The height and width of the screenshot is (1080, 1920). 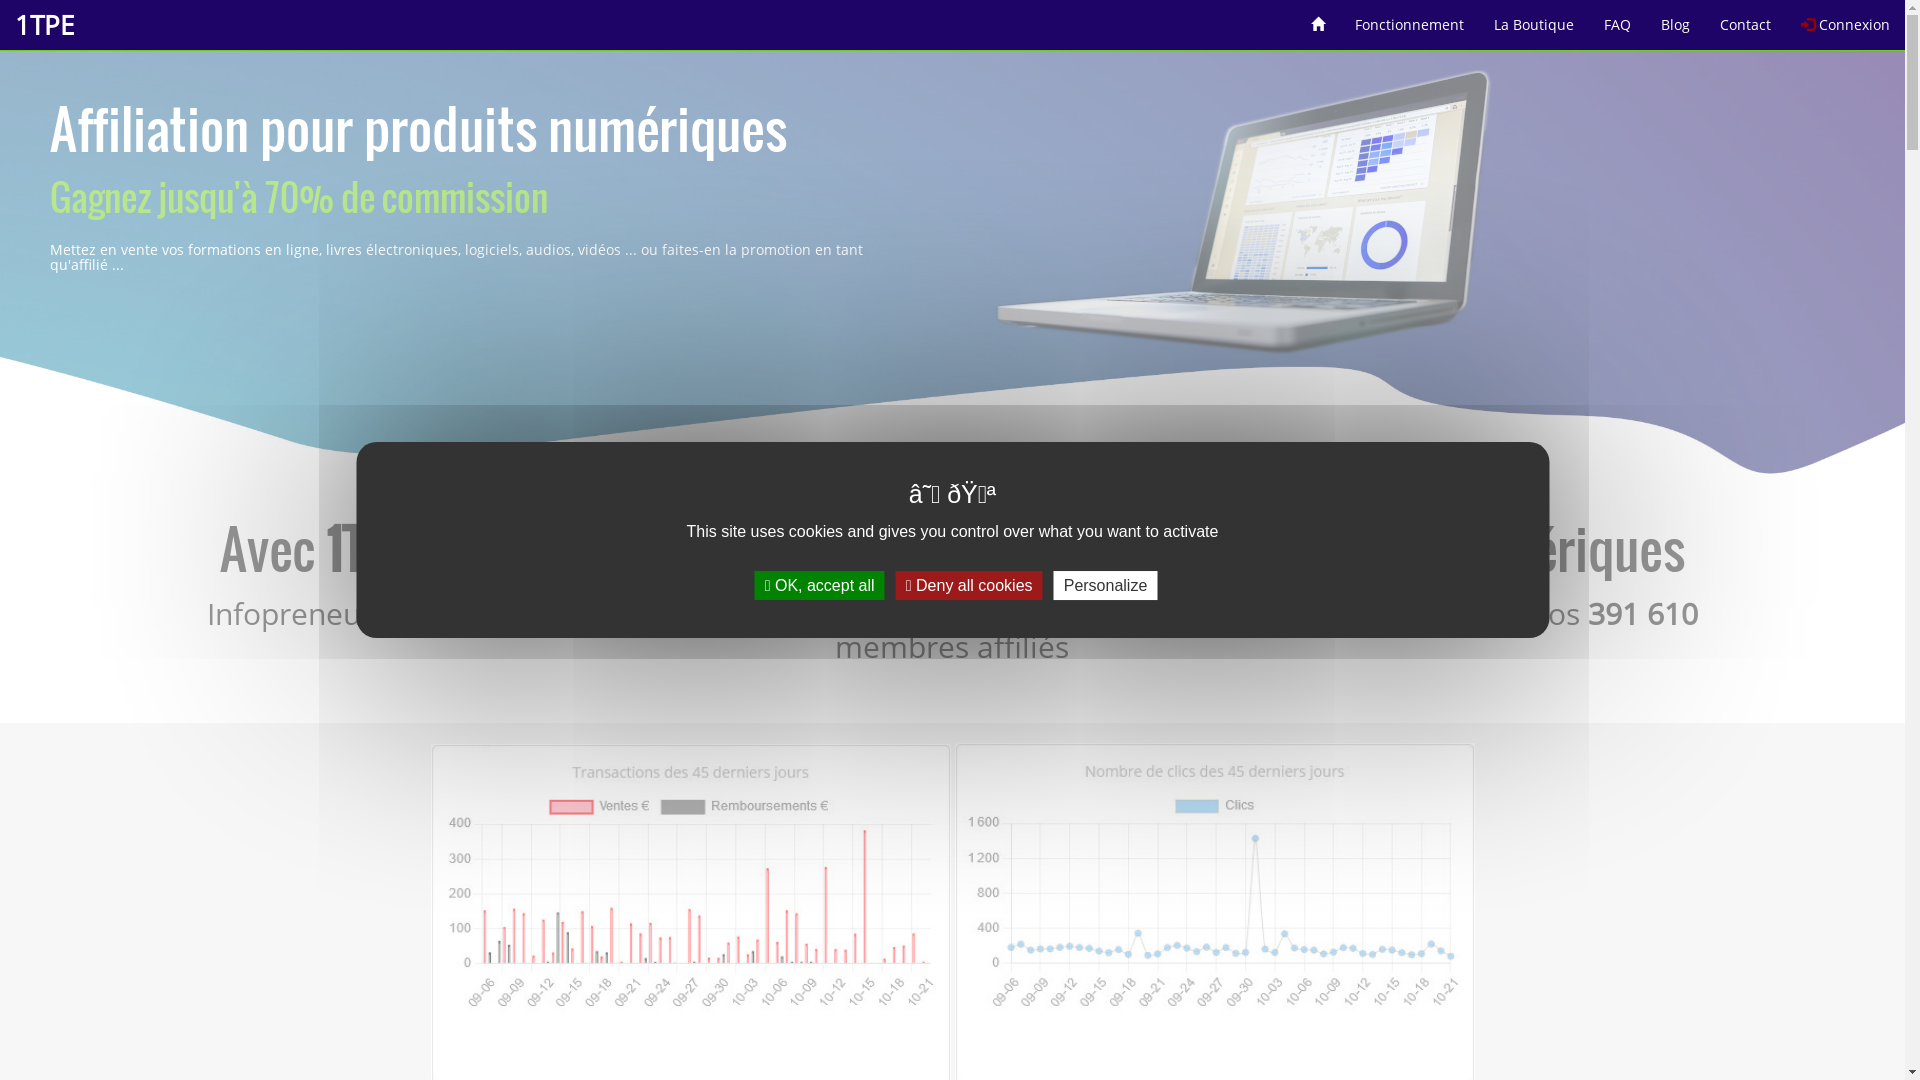 I want to click on 'Fonctionnement', so click(x=1408, y=17).